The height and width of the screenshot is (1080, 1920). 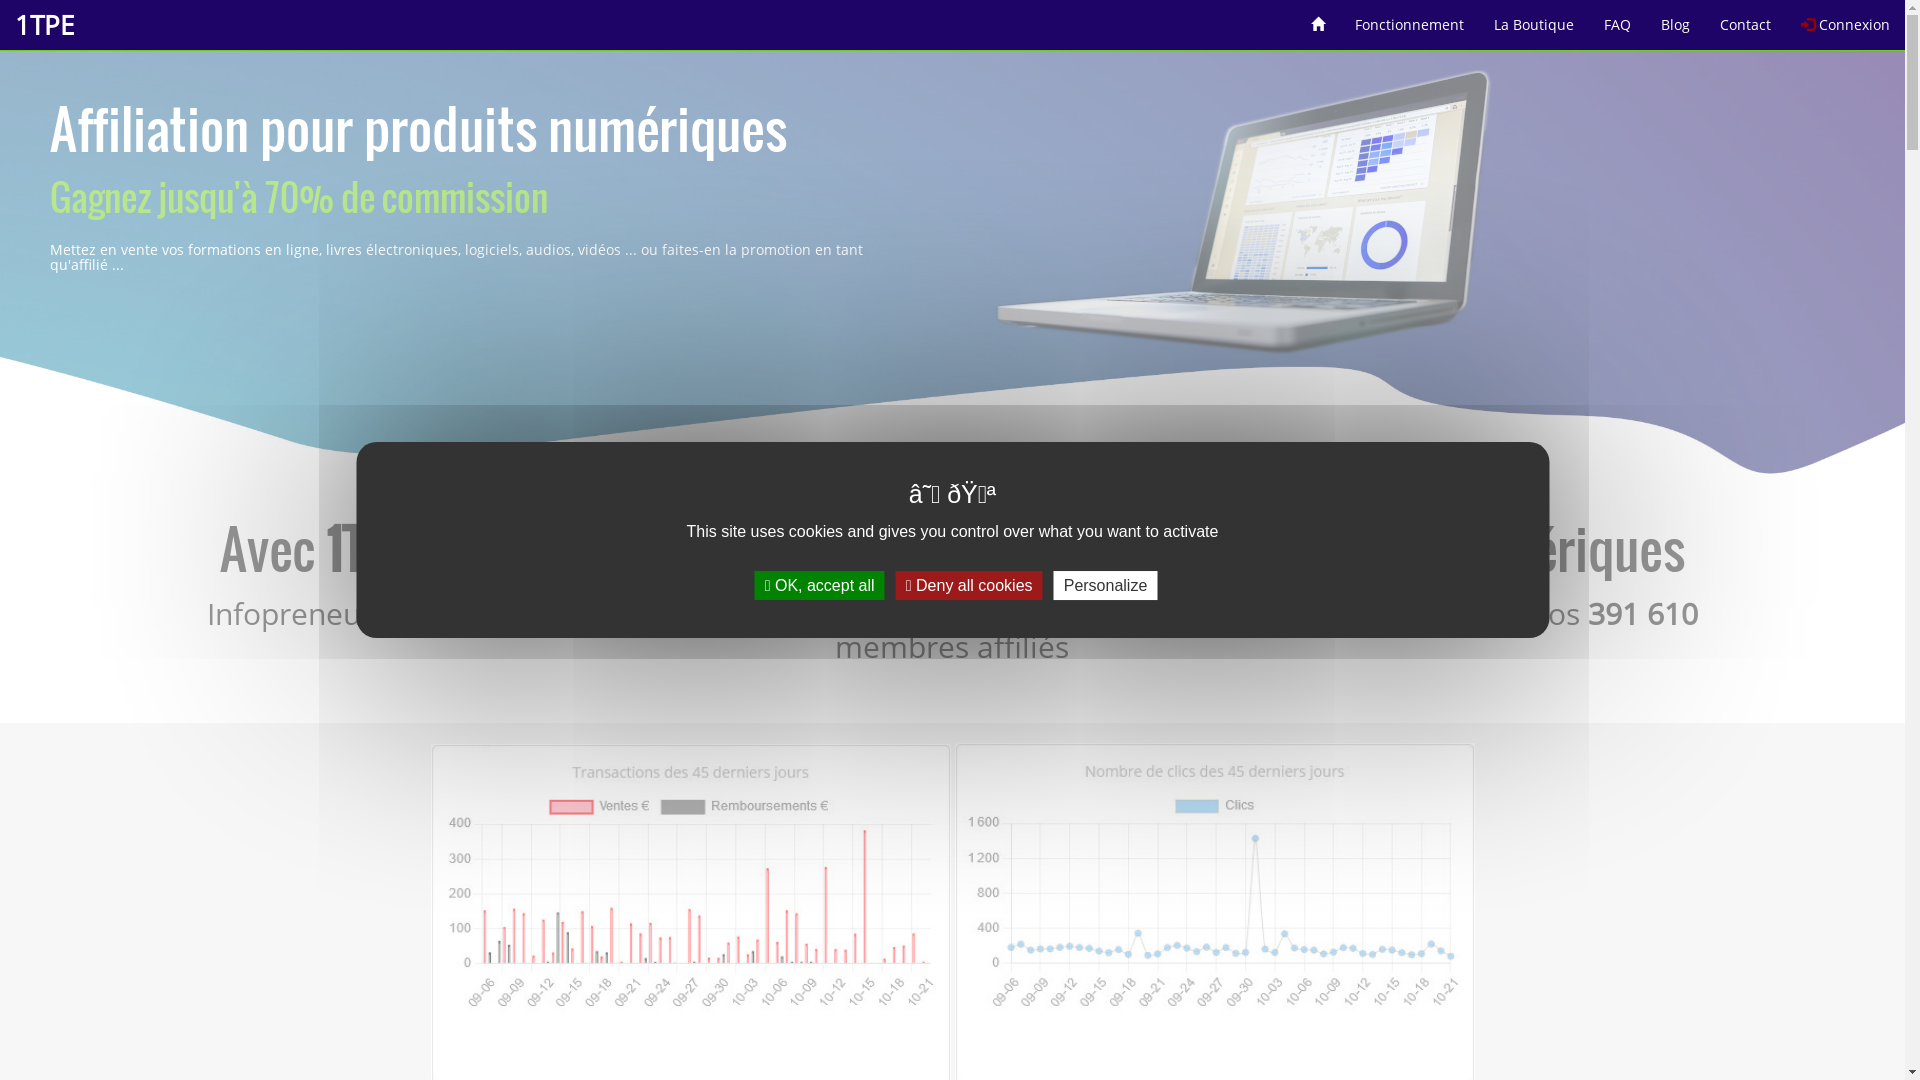 I want to click on 'Fonctionnement', so click(x=1408, y=17).